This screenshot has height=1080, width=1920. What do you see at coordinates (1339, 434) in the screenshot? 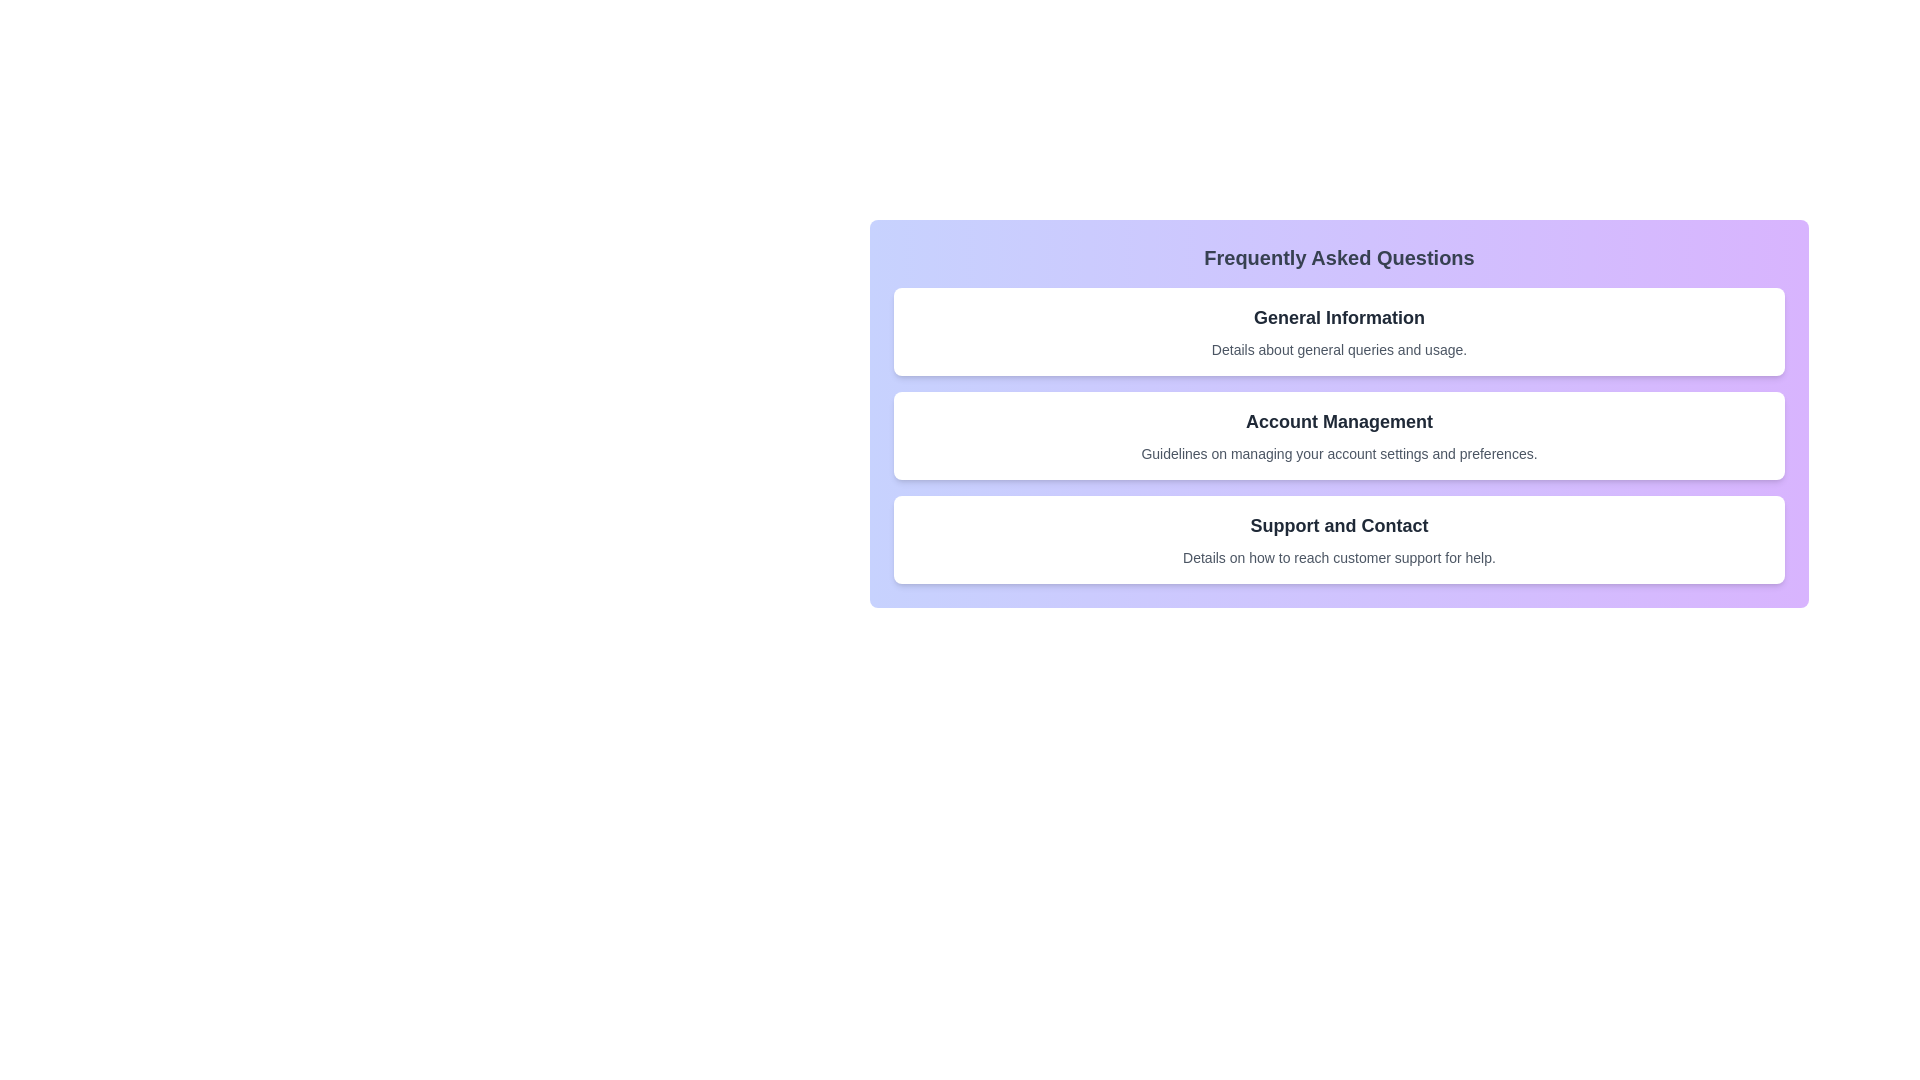
I see `the second informative card in the FAQ section, which is centrally aligned below the 'General Information' card and above the 'Support and Contact' card` at bounding box center [1339, 434].